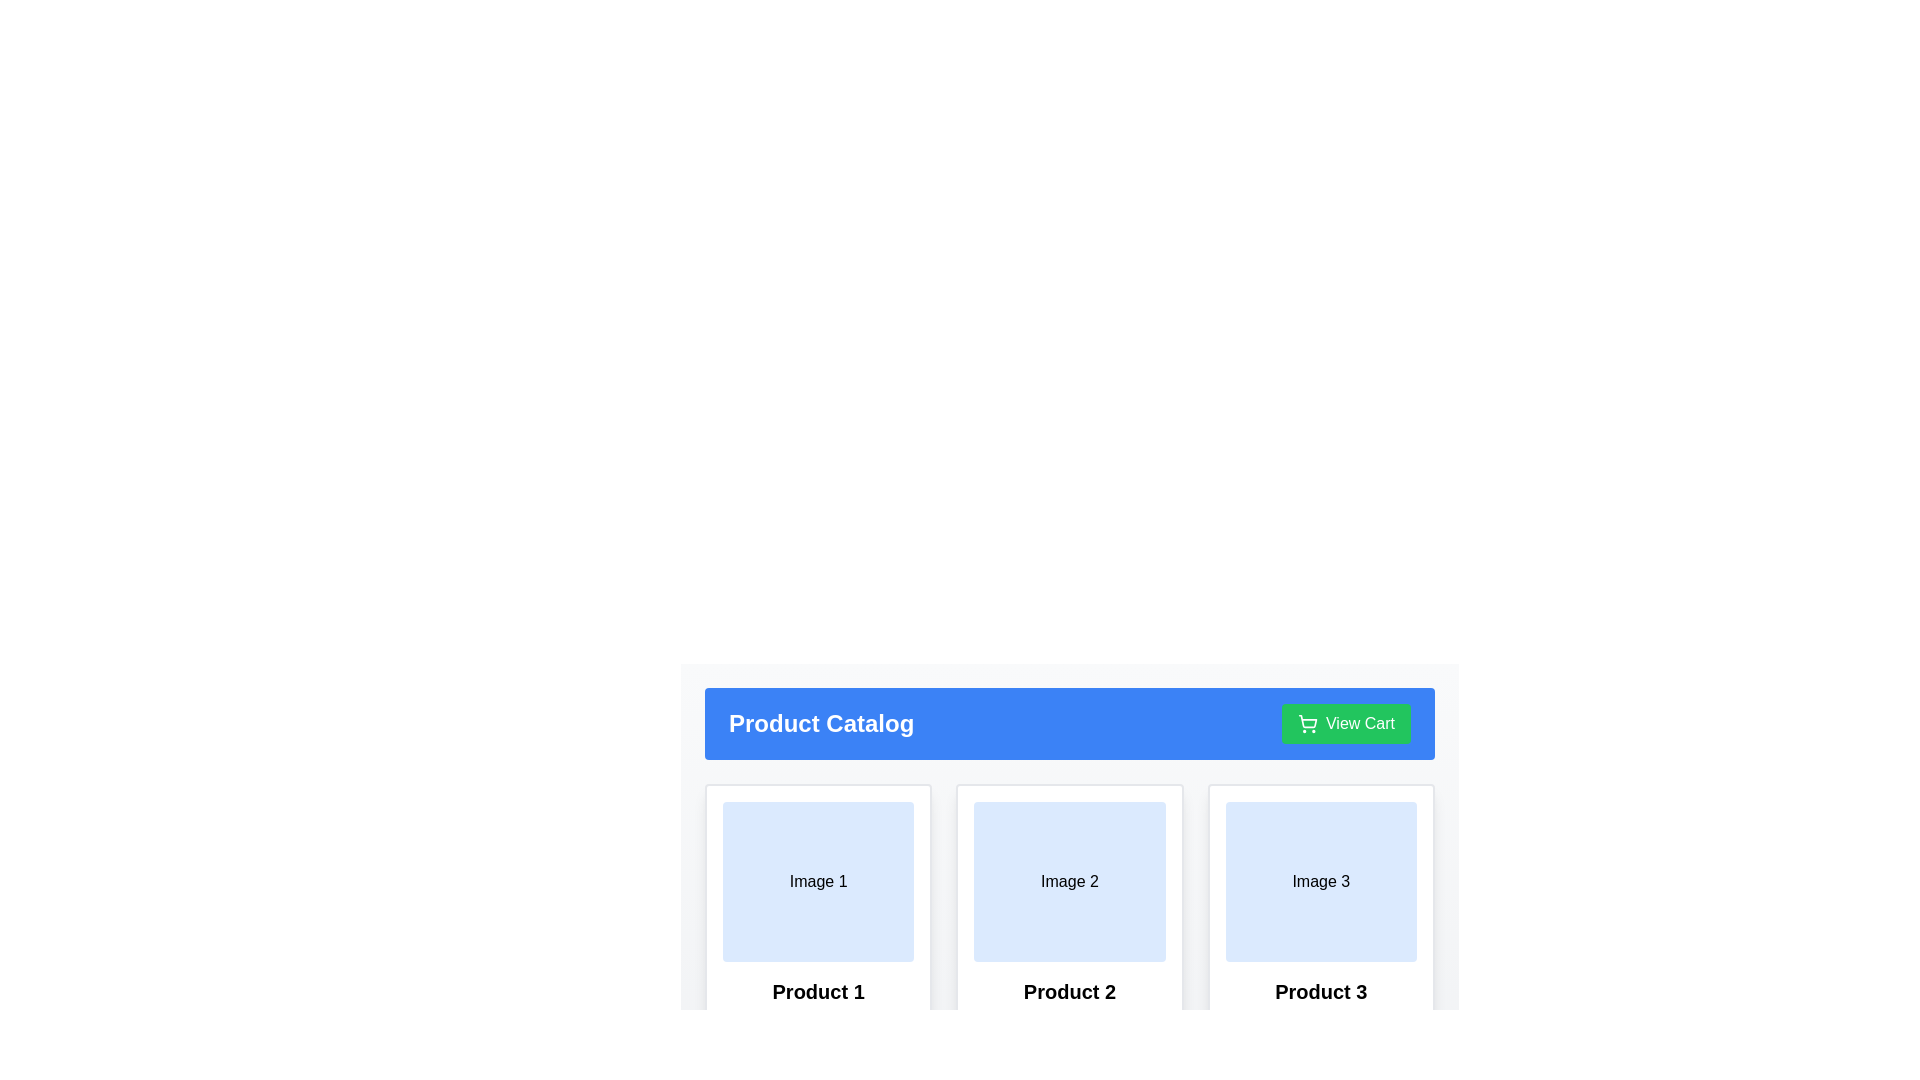  I want to click on the 'View Cart' button, which is a rectangular button with white text on a vibrant green background located at the right end of the 'Product Catalog' header, so click(1346, 724).